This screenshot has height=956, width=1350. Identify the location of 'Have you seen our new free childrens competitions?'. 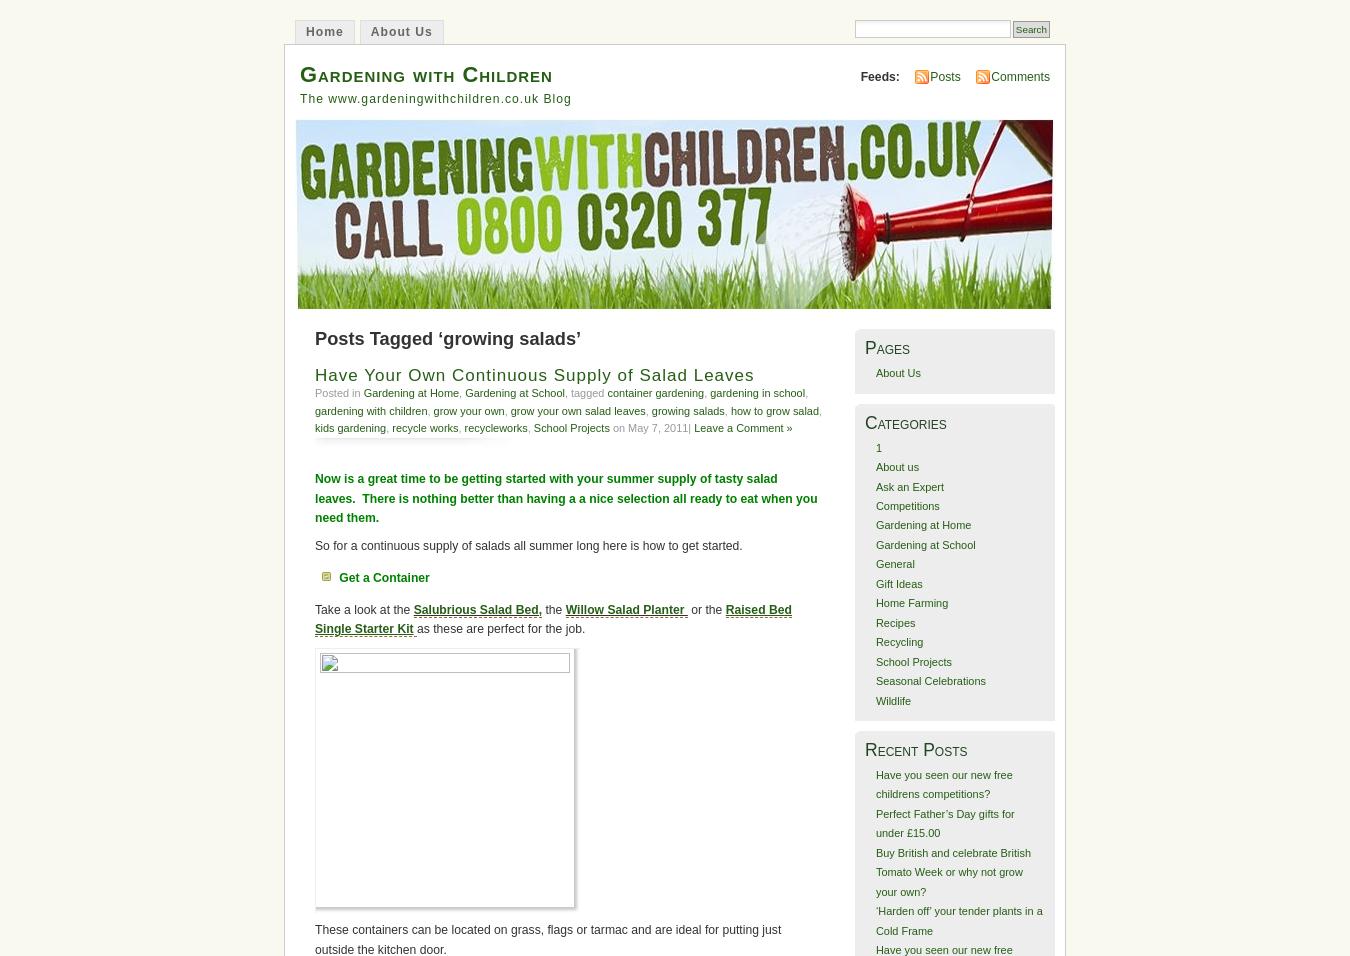
(942, 783).